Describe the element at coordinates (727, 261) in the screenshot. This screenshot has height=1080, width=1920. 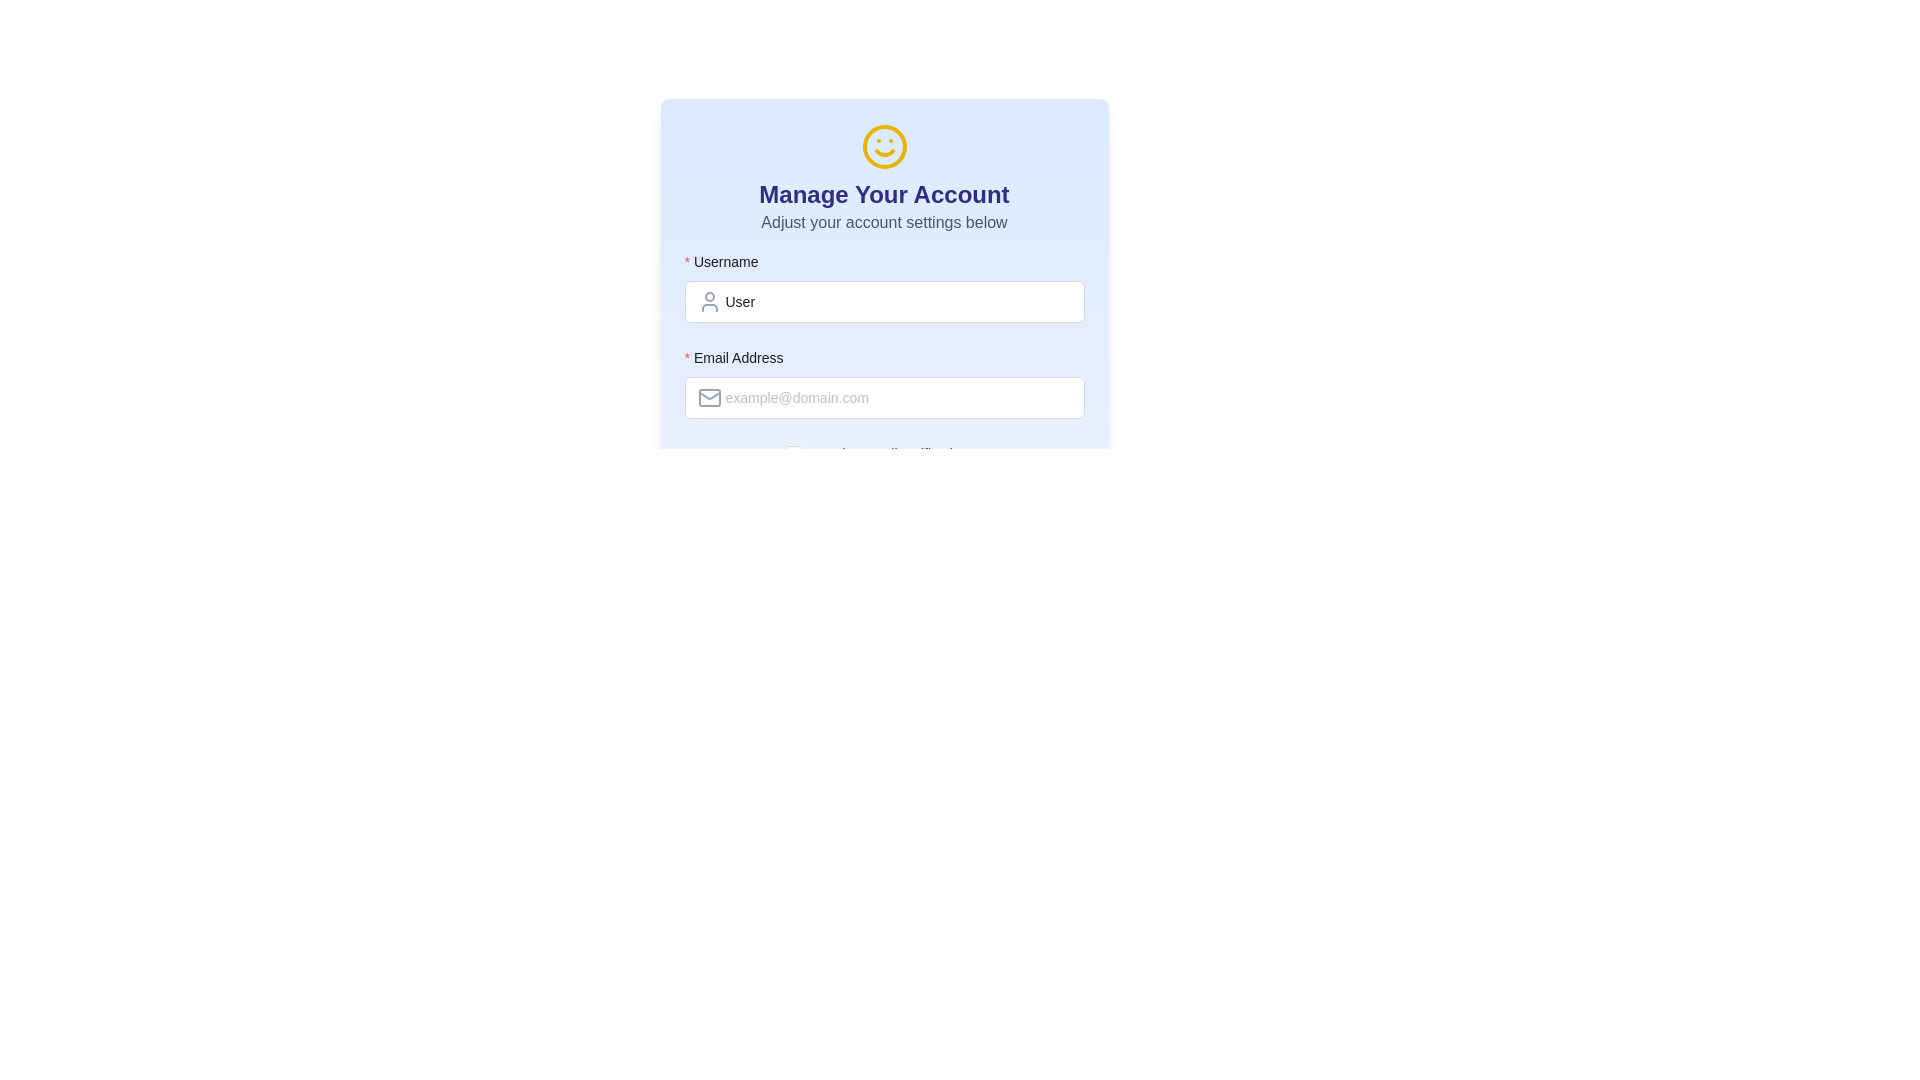
I see `the 'Username' label, which is styled with a bold font and a red asterisk, indicating it is a required field, positioned above the username input field in the form` at that location.